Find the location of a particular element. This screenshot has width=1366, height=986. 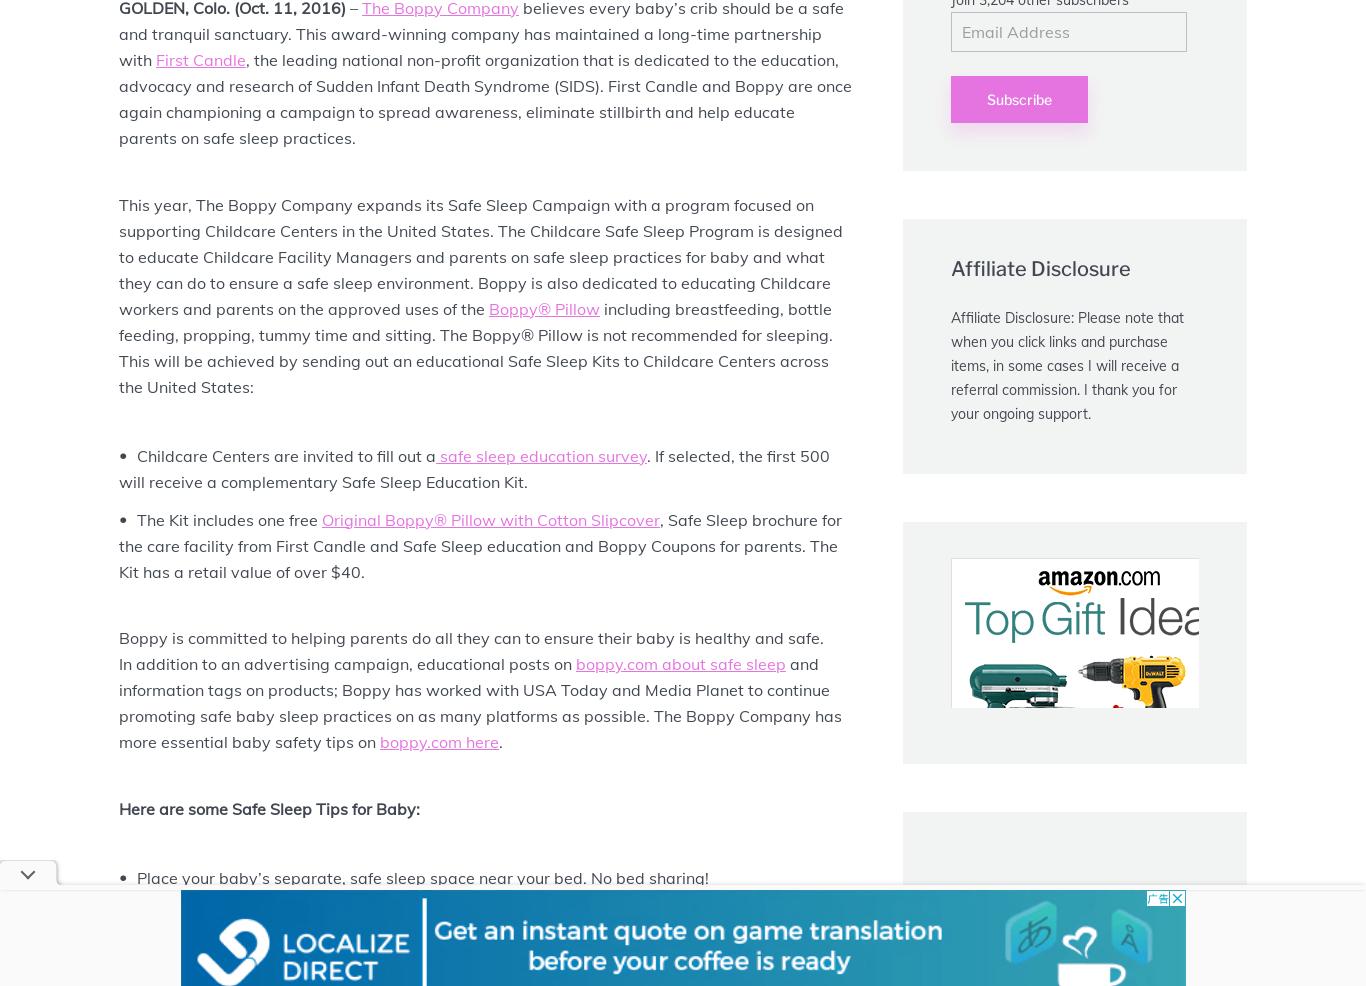

'This year, The Boppy Company expands its Safe Sleep Campaign with a program focused on supporting Childcare Centers in the United States. The Childcare Safe Sleep Program is designed to educate Childcare Facility Managers and parents on safe sleep practices for baby and what they can do to ensure a safe sleep environment. Boppy is also dedicated to educating Childcare workers and parents on the approved uses of the' is located at coordinates (480, 255).